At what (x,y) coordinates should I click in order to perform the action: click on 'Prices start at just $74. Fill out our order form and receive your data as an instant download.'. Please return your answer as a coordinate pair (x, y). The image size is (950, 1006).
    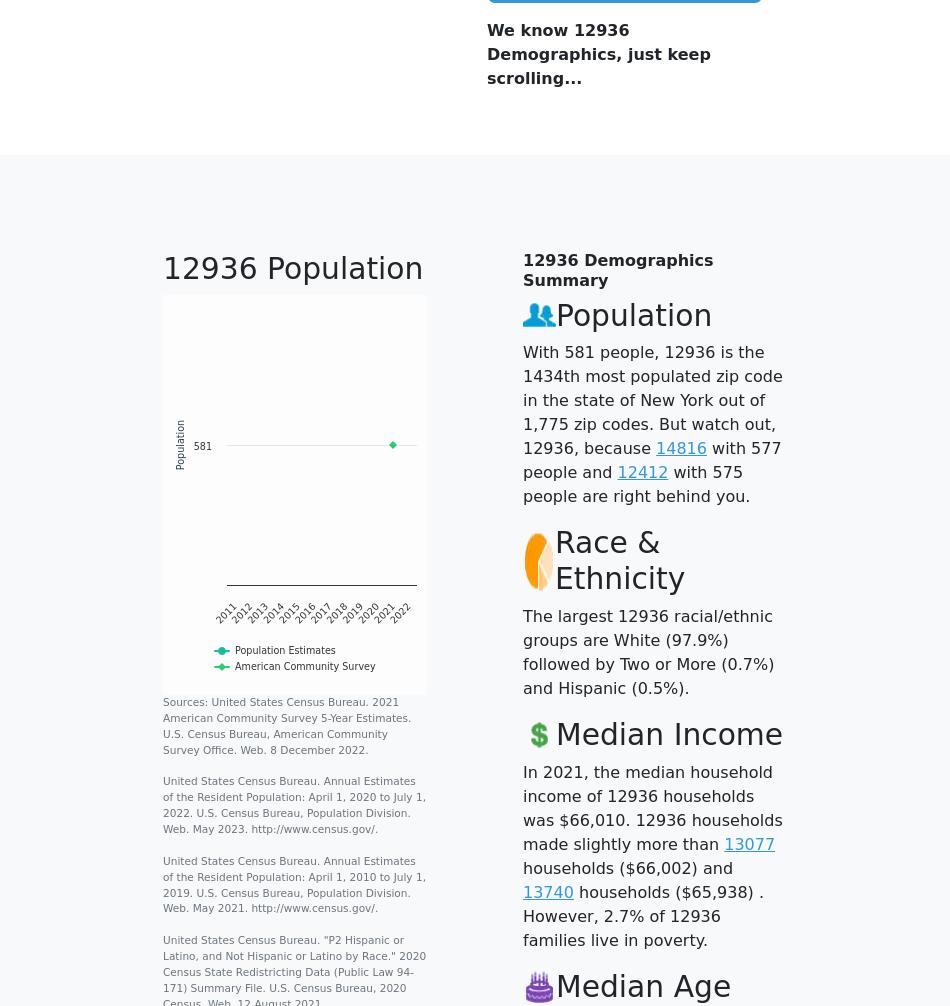
    Looking at the image, I should click on (650, 436).